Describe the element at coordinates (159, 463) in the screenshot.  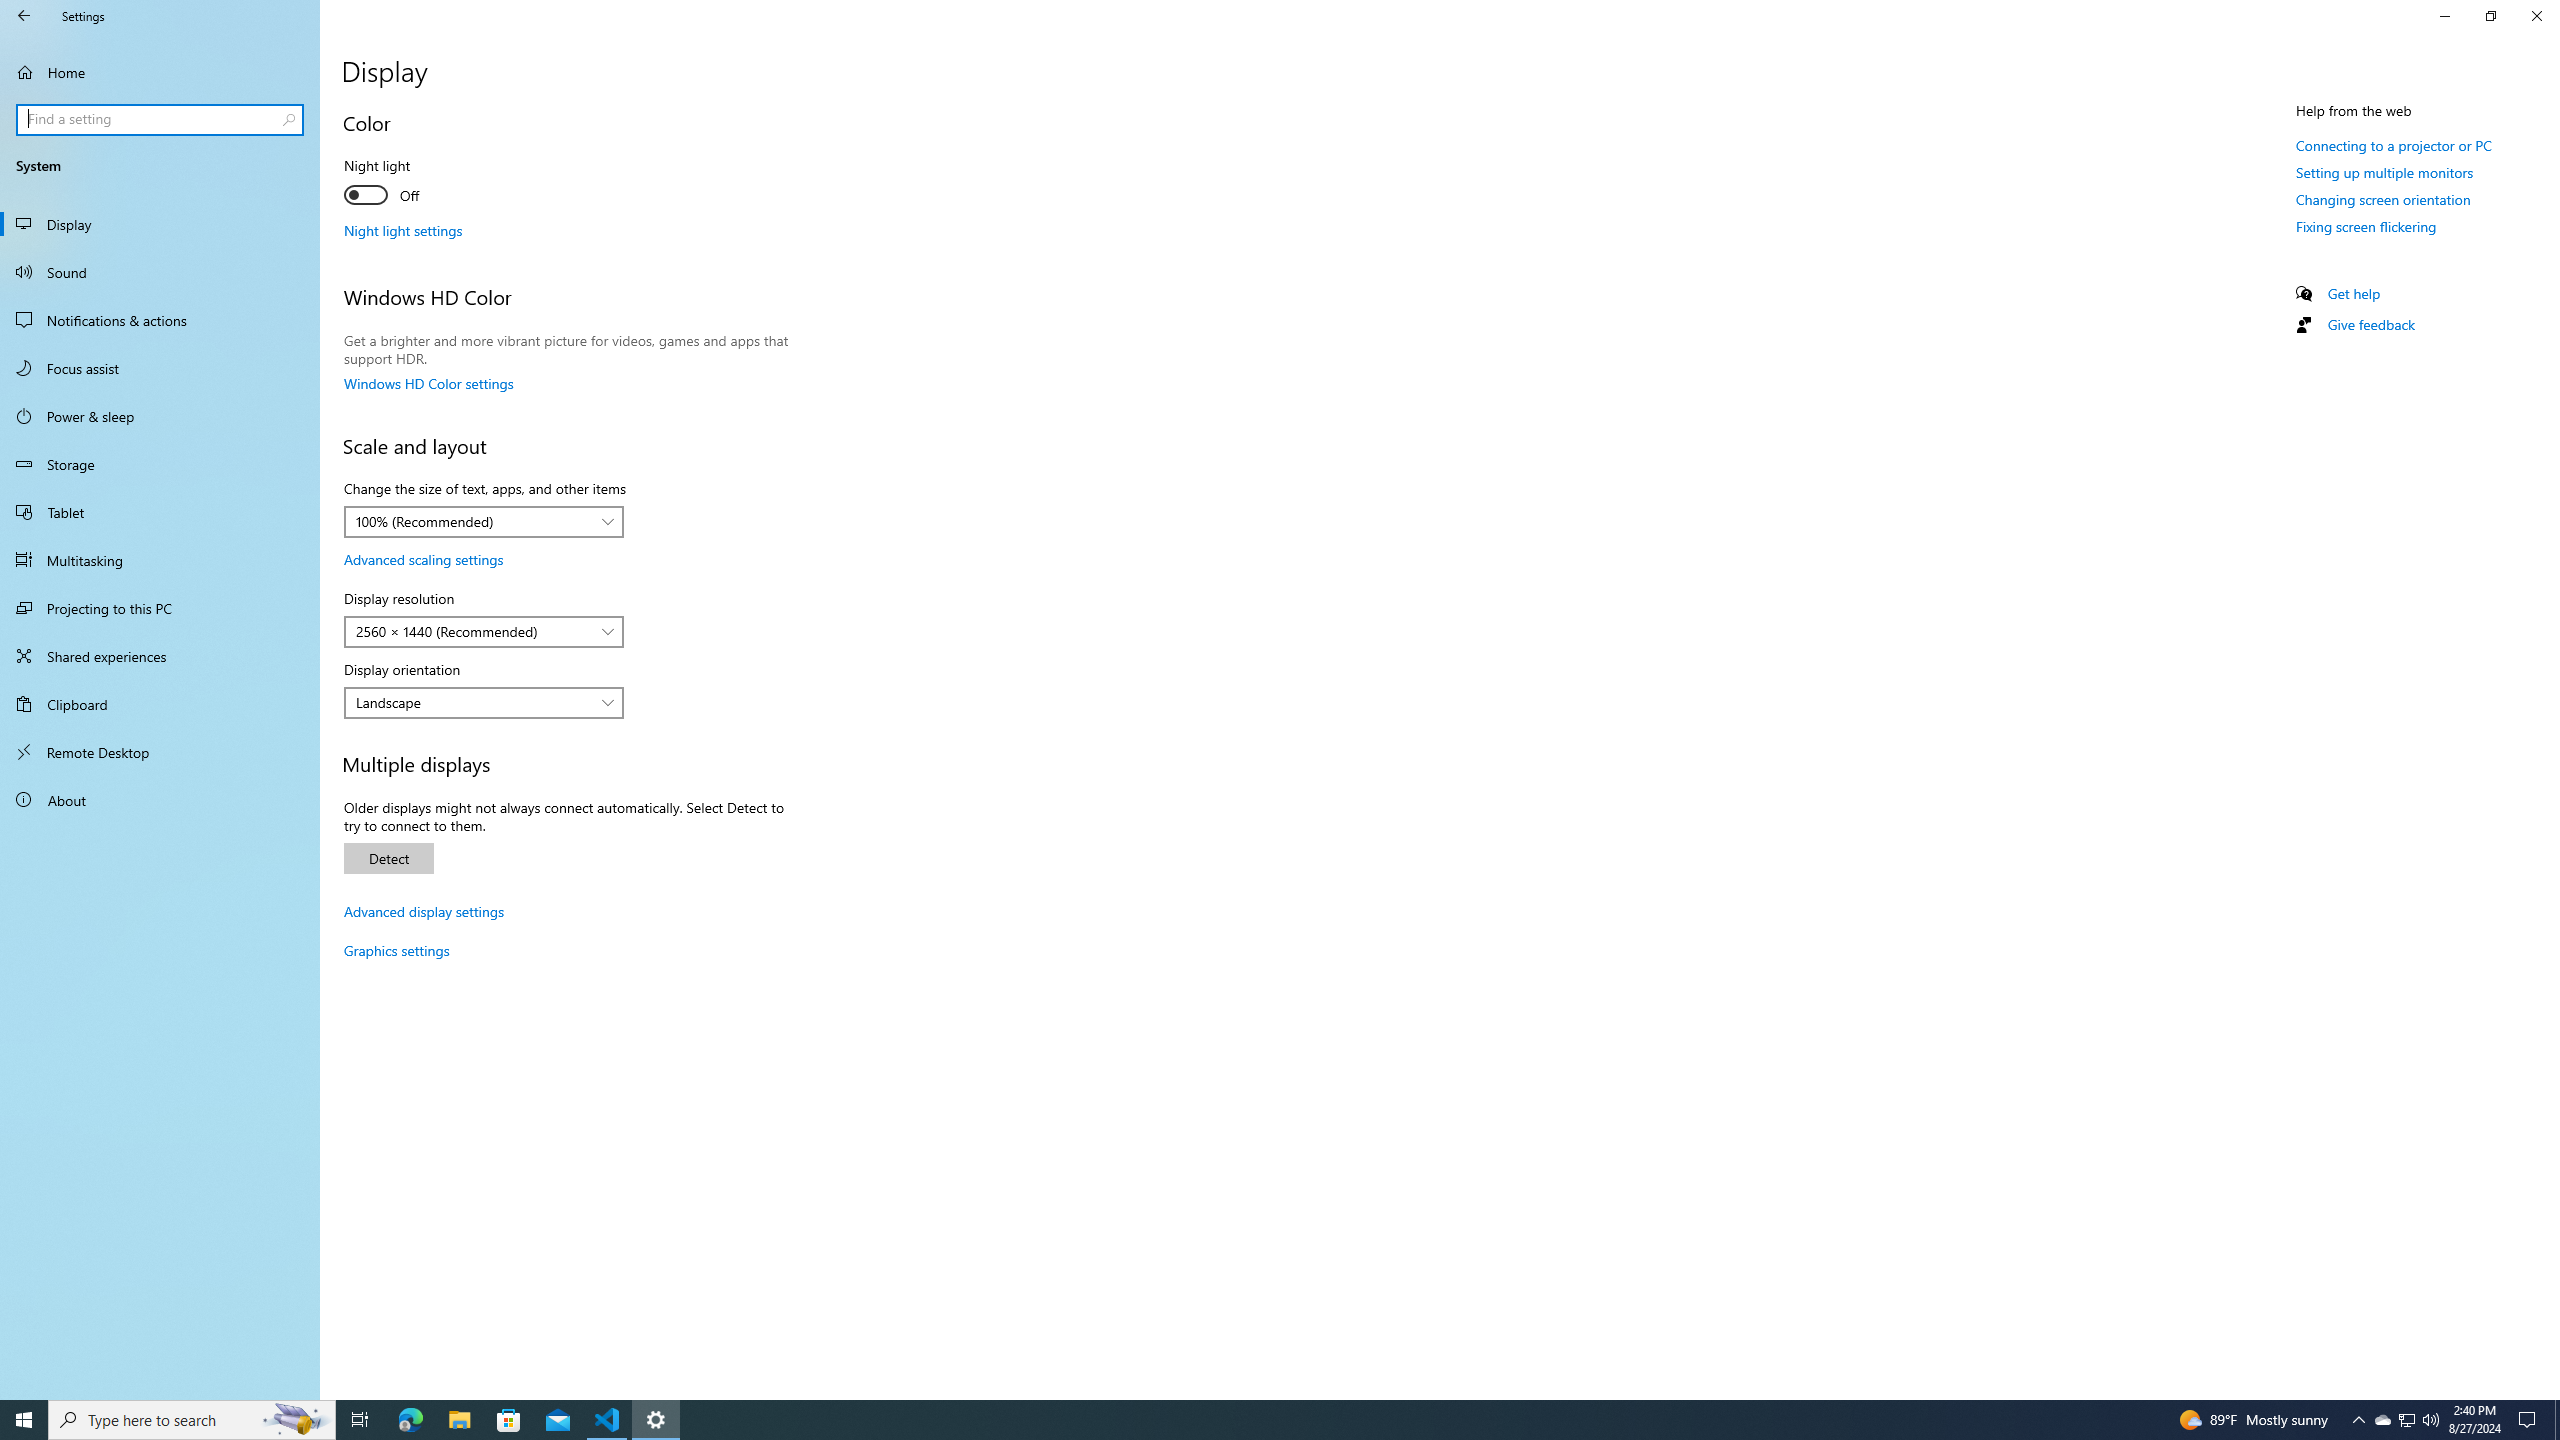
I see `'Storage'` at that location.